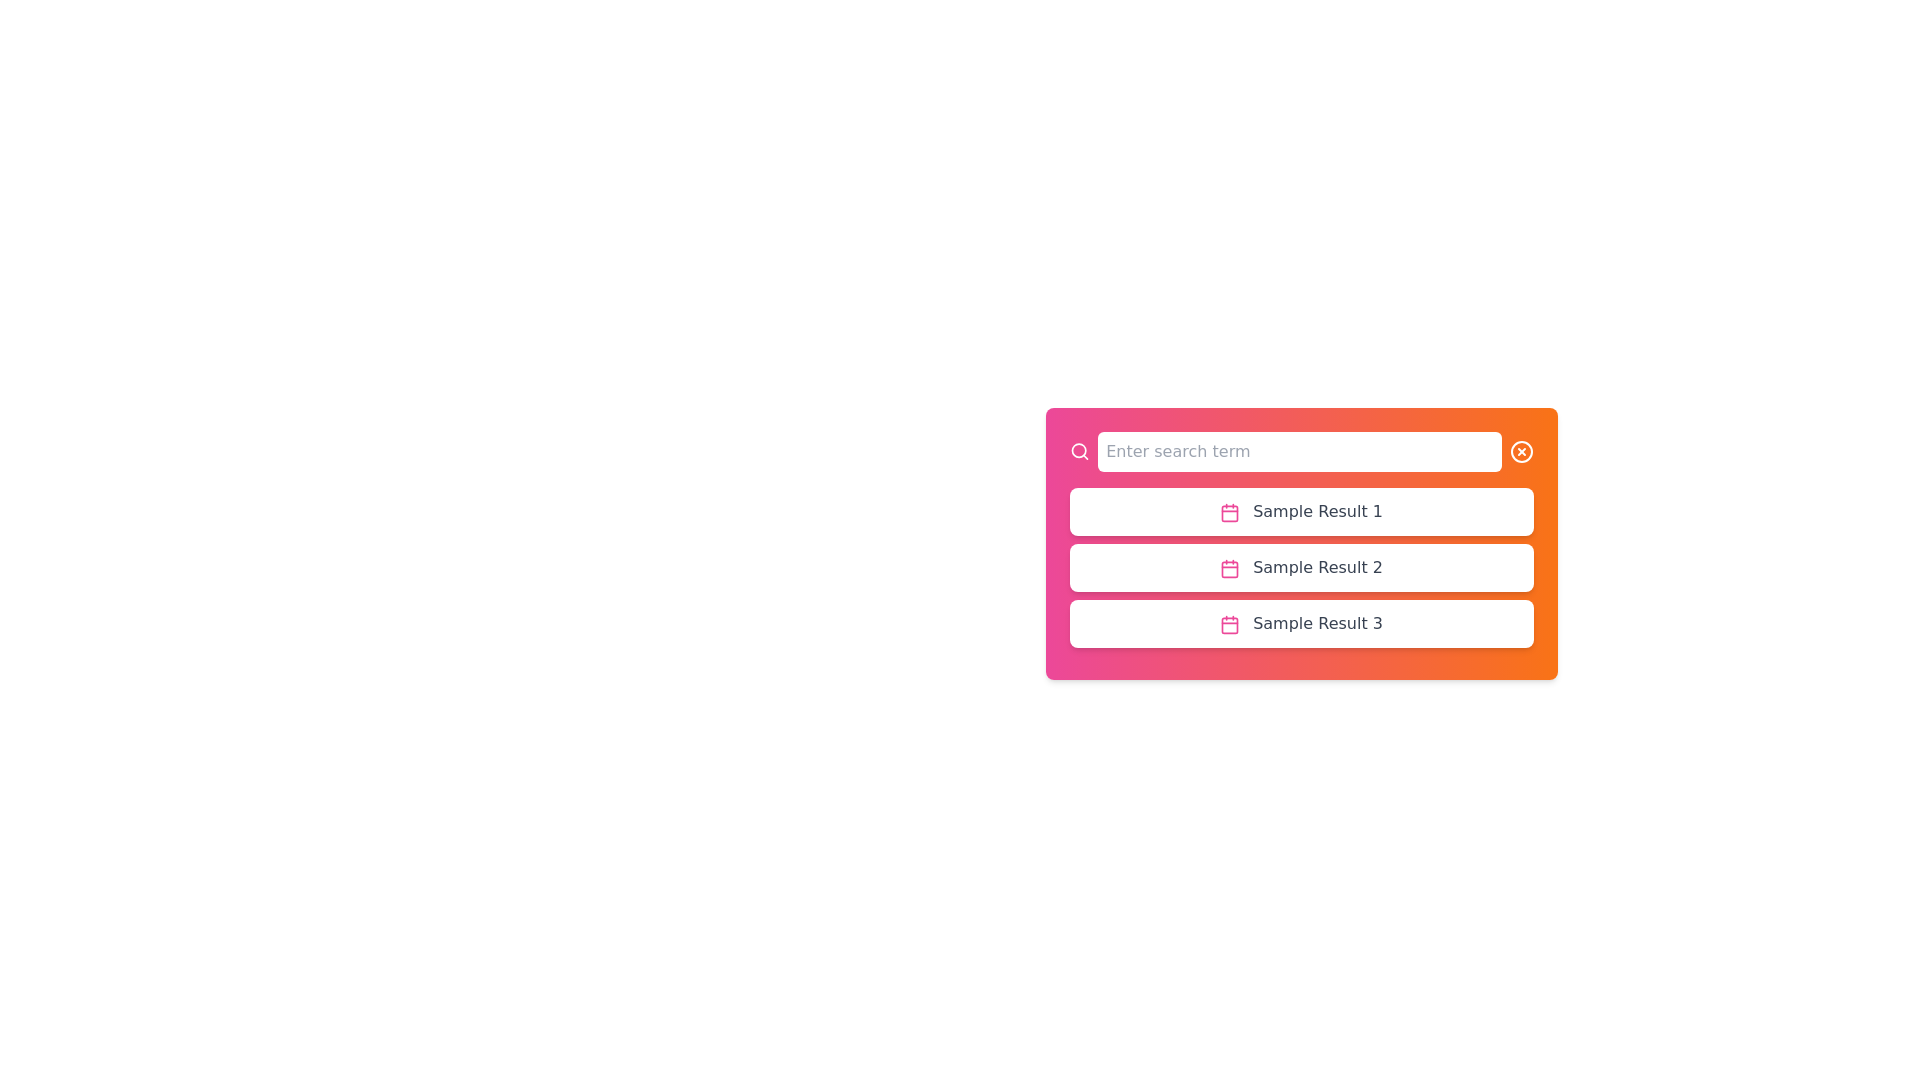 The width and height of the screenshot is (1920, 1080). Describe the element at coordinates (1229, 568) in the screenshot. I see `the pink calendar icon located to the left of the text 'Sample Result 2' in the second item of the results list` at that location.